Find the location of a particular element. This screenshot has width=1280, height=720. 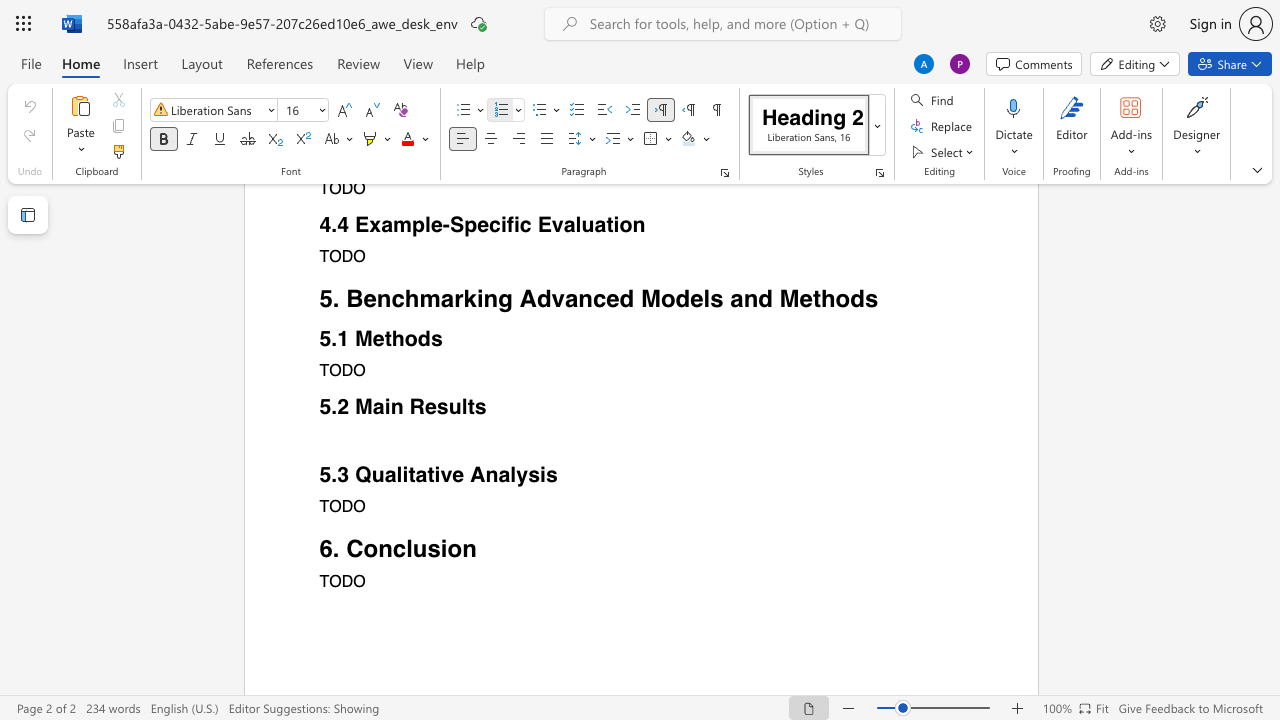

the space between the continuous character "l" and "i" in the text is located at coordinates (401, 475).